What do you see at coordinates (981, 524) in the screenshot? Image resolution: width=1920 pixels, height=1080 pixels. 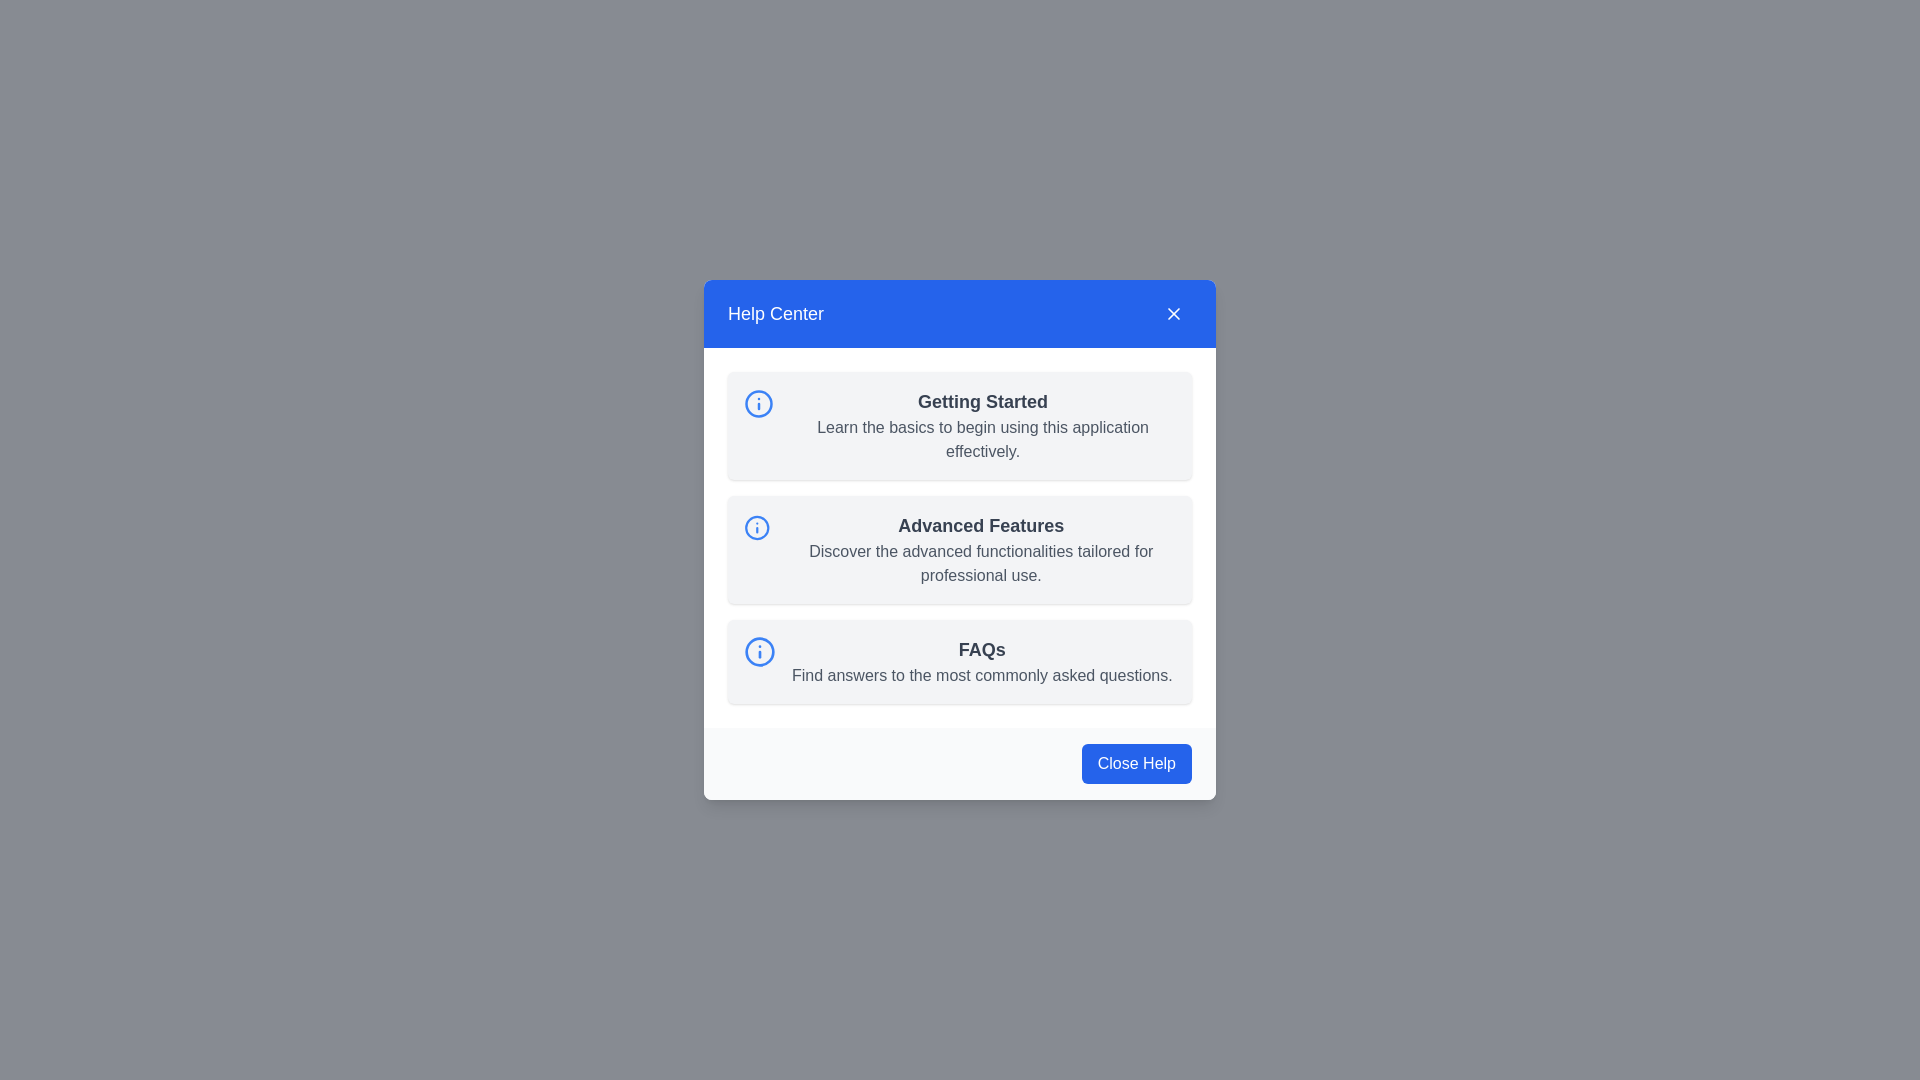 I see `the title text that introduces advanced functionalities in the help menu card, located beneath the 'Getting Started' section` at bounding box center [981, 524].